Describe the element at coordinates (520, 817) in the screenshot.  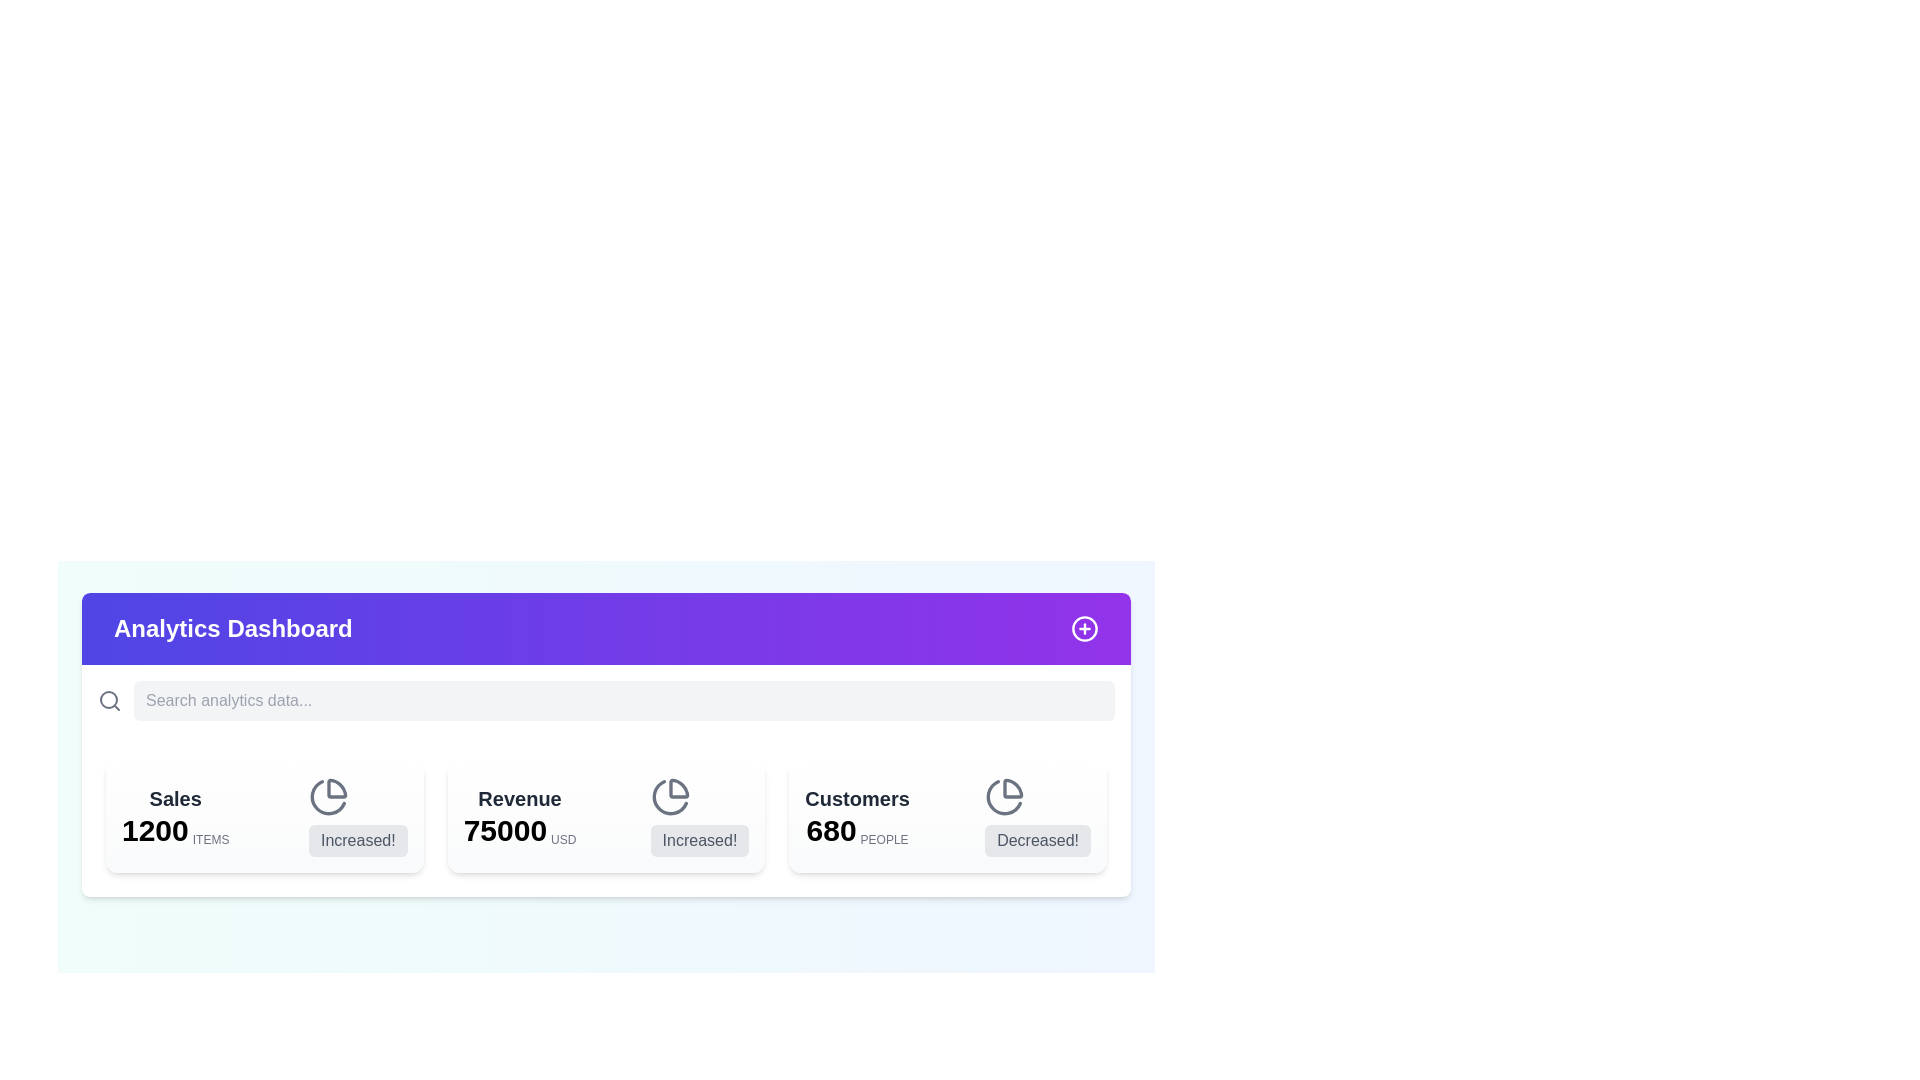
I see `the Text label displaying 'Revenue' with the number '75000' and 'USD', located in the second card of a three-card dashboard interface` at that location.